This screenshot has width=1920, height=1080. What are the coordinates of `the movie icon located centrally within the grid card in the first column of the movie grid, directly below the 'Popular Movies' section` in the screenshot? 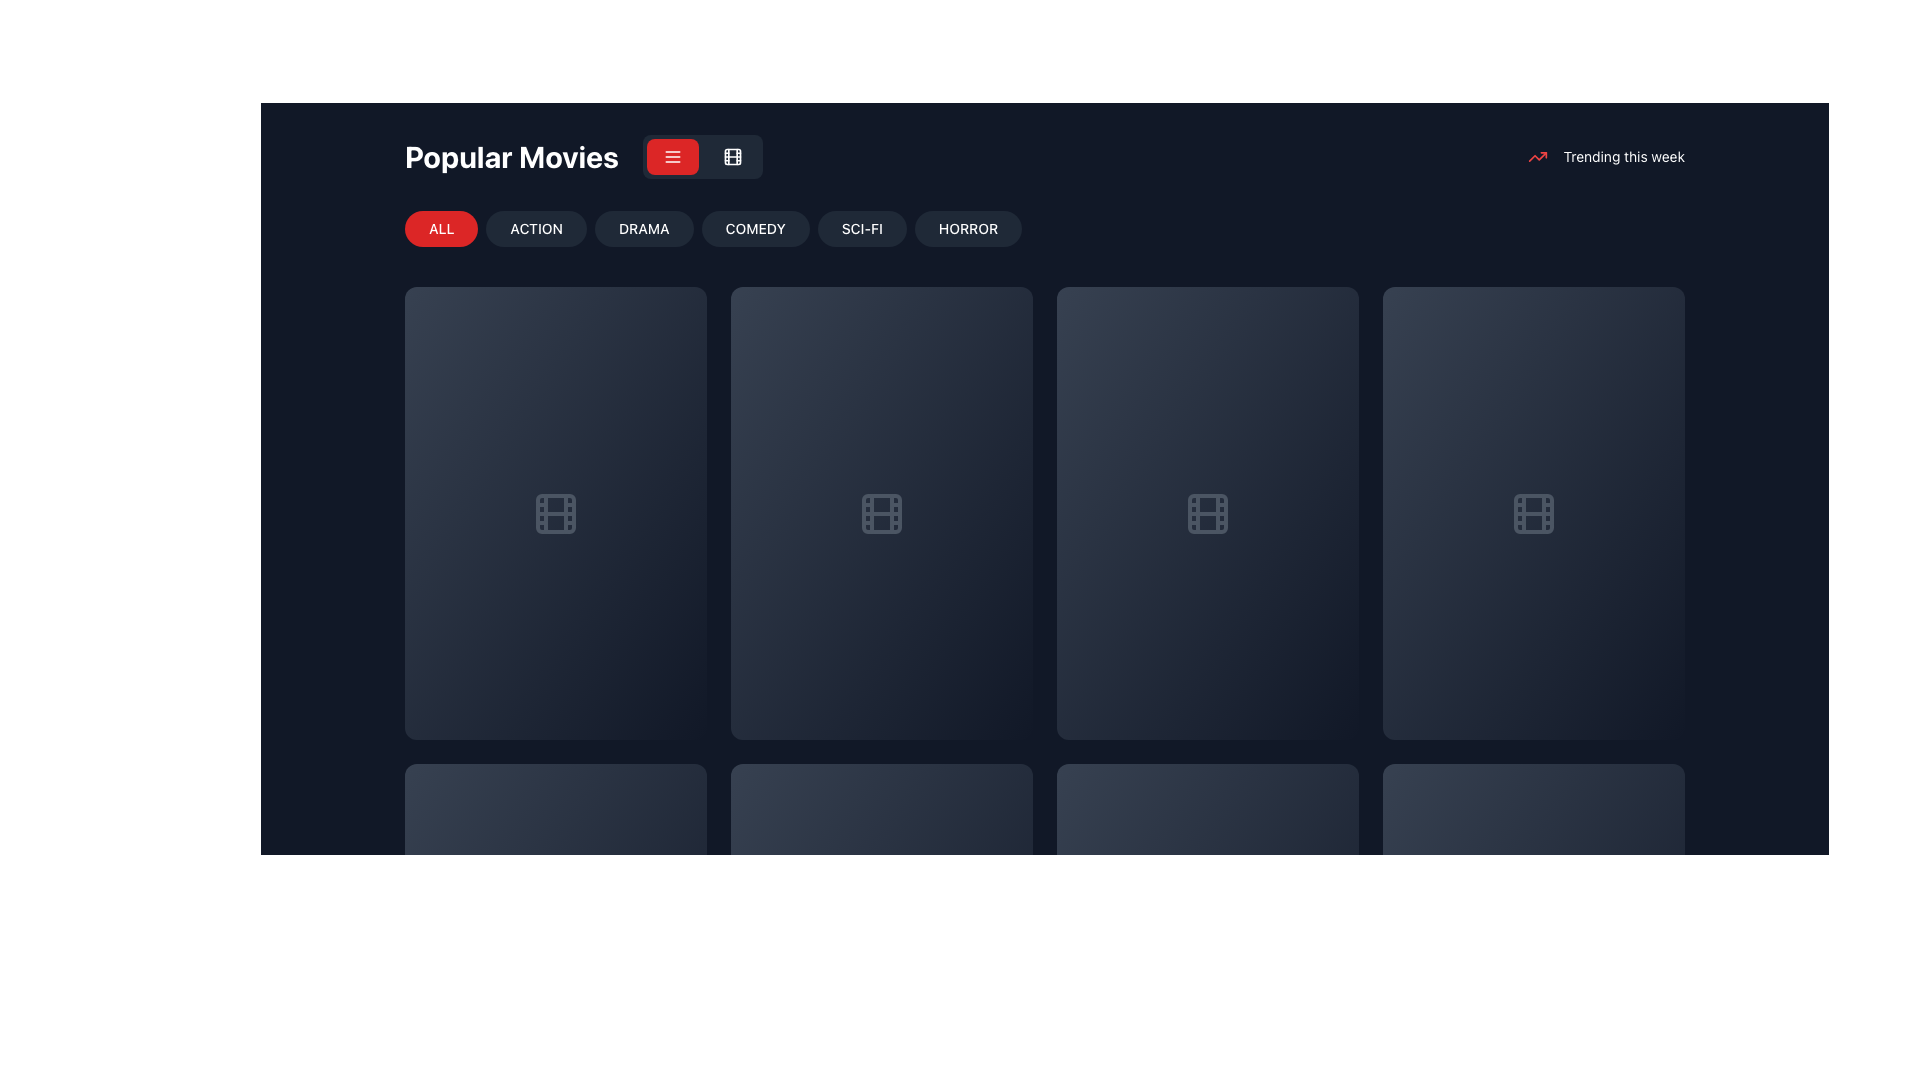 It's located at (556, 512).